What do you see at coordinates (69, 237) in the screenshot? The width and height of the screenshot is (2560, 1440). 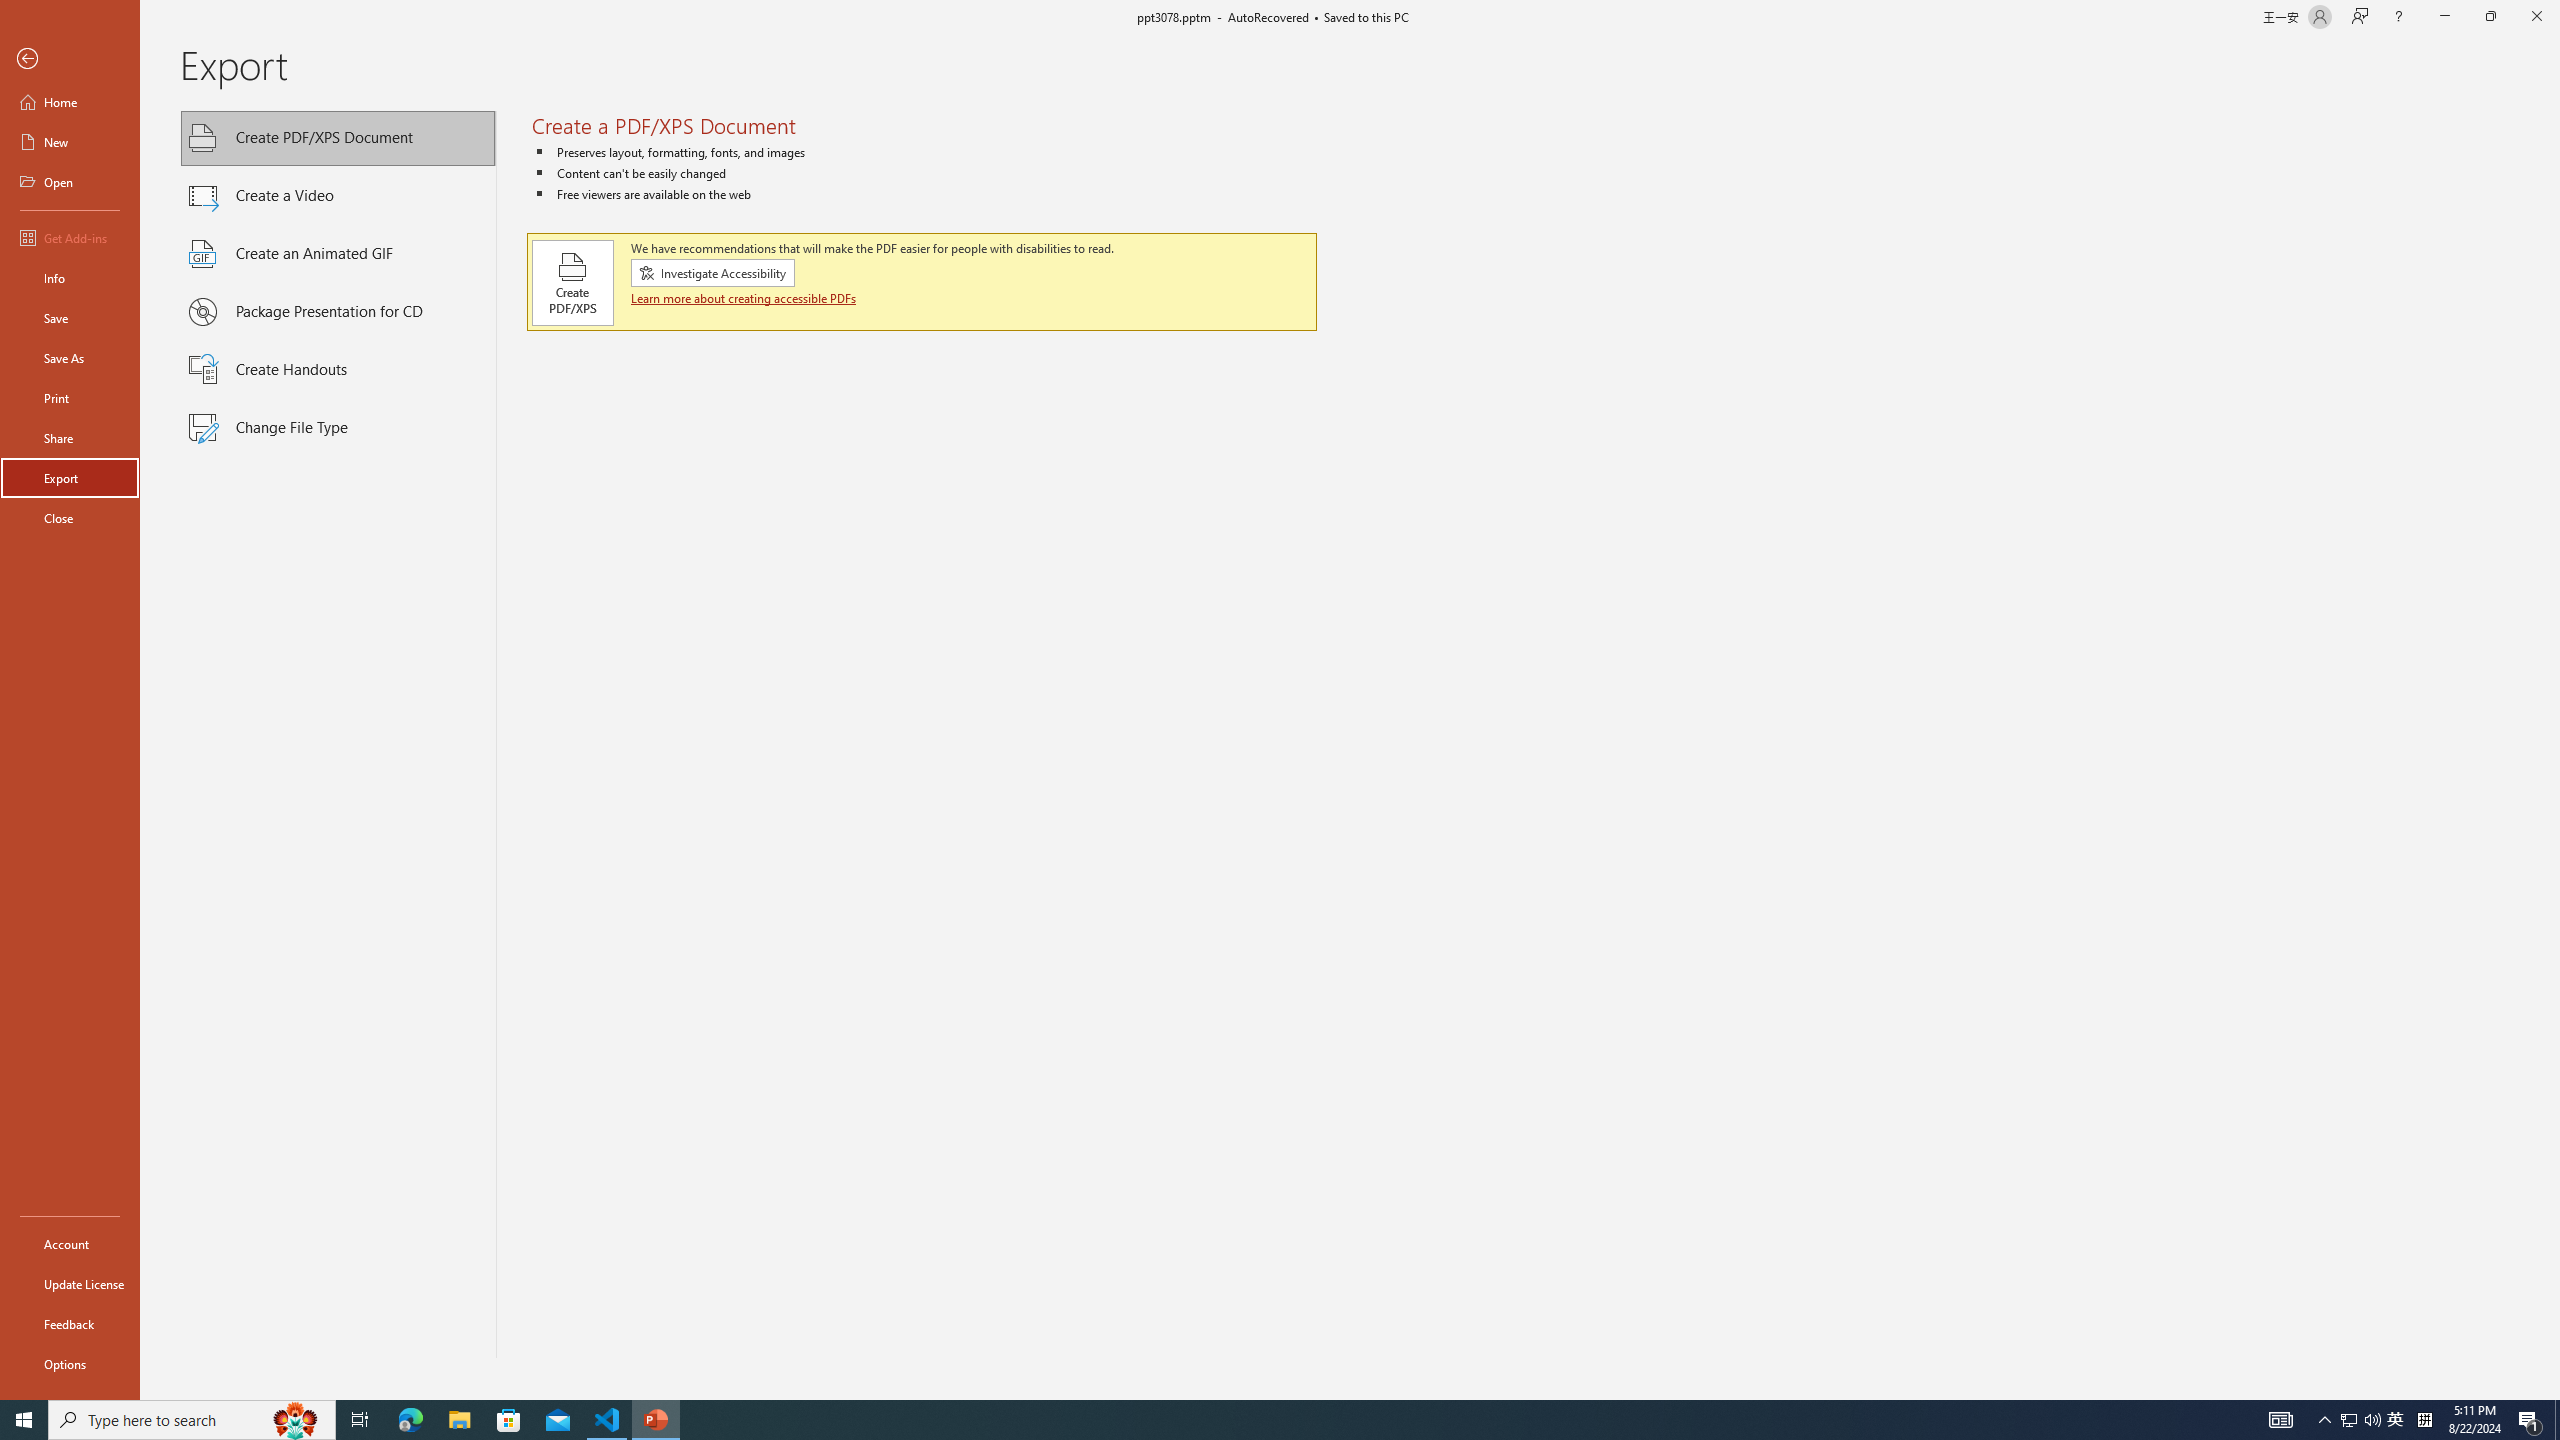 I see `'Get Add-ins'` at bounding box center [69, 237].